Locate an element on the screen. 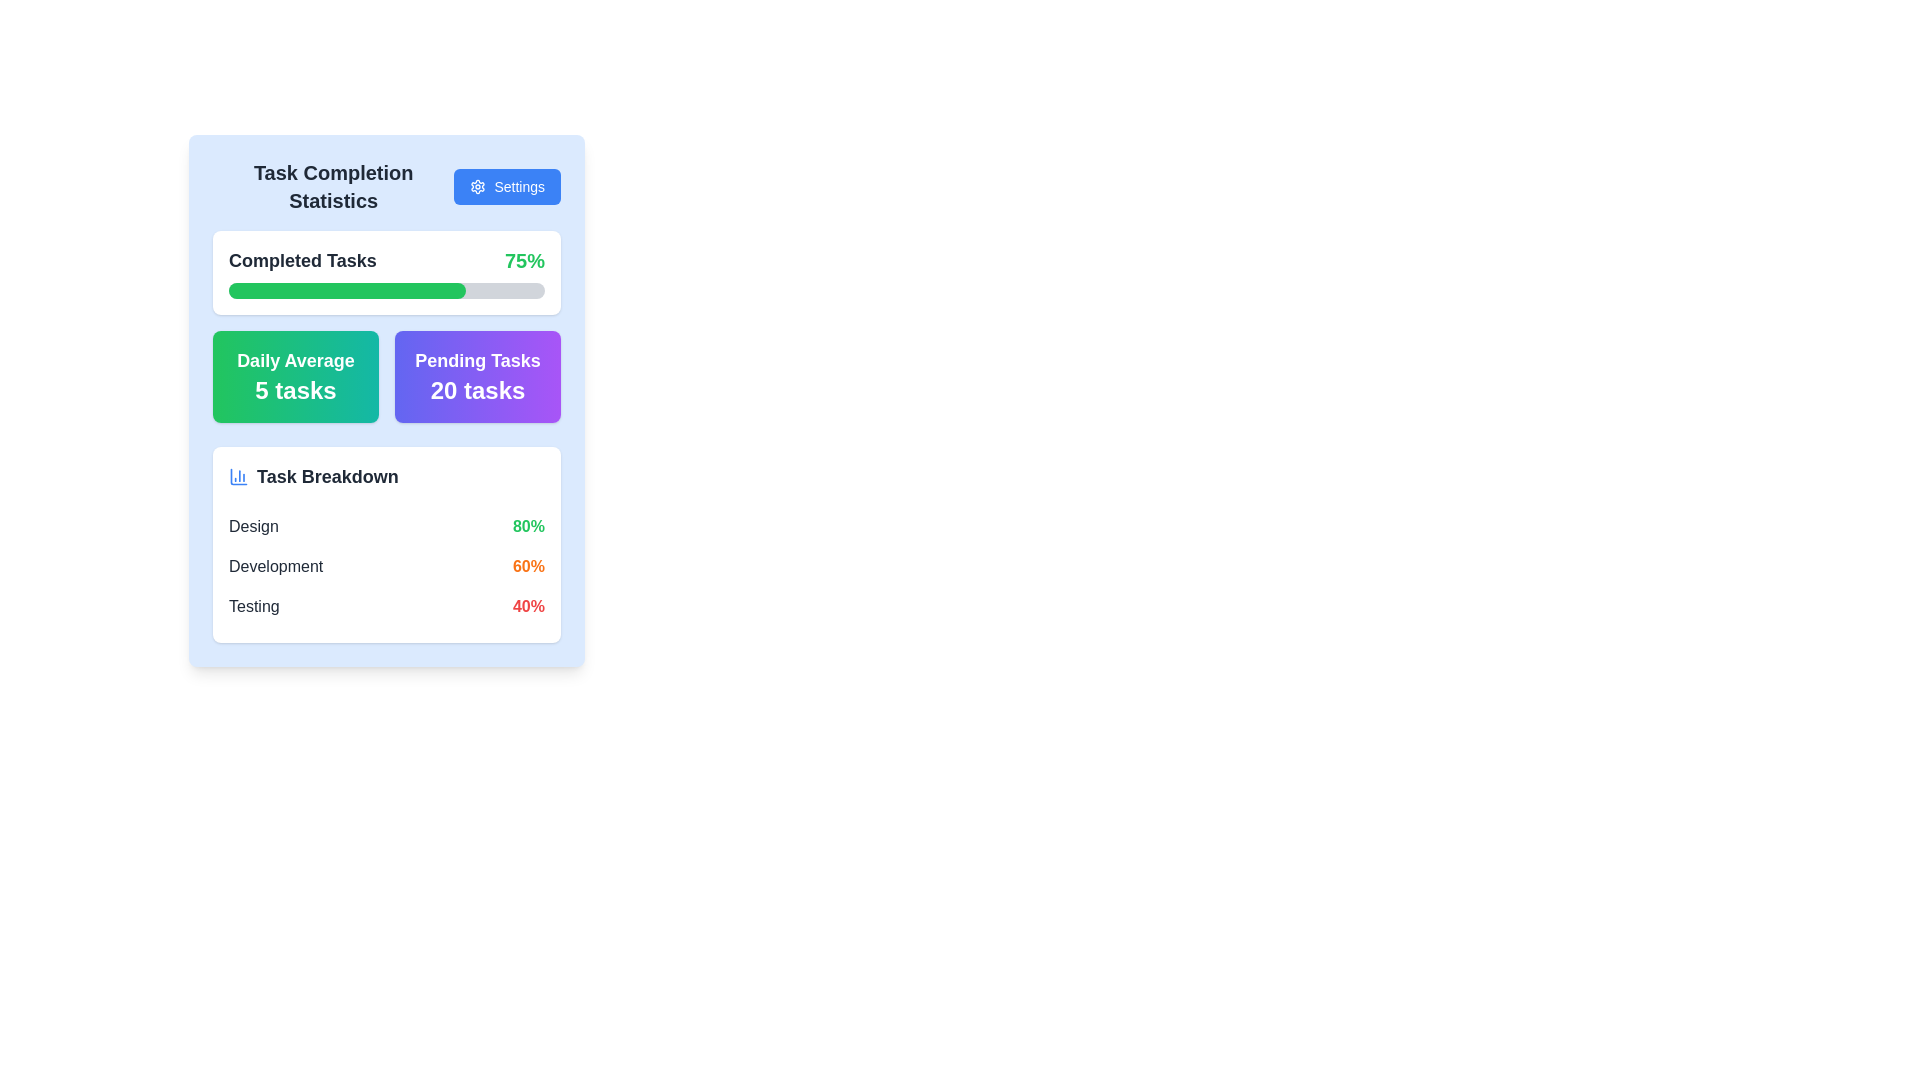 The image size is (1920, 1080). the text label positioned in the lower-left section of the card, which serves as a heading or title for task distributions, located next to a bar chart icon is located at coordinates (327, 477).